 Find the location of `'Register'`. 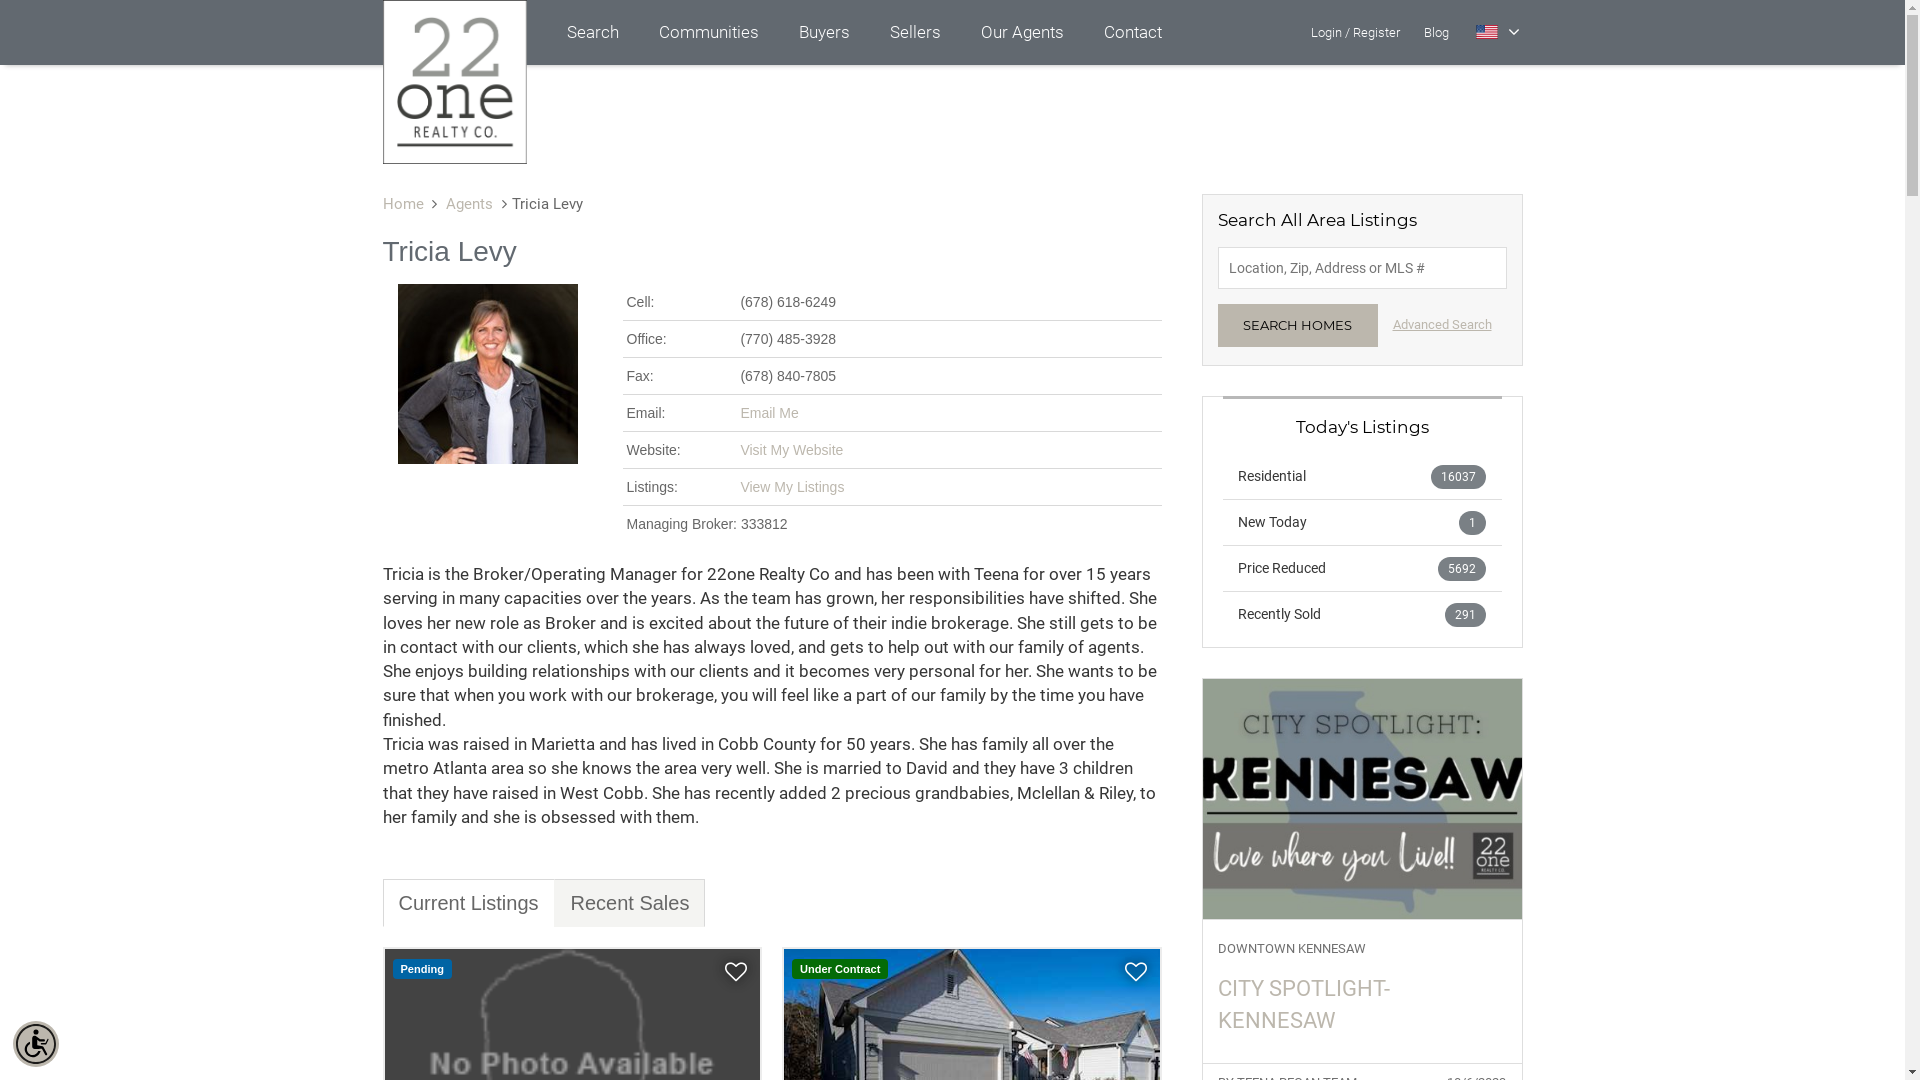

'Register' is located at coordinates (1374, 32).